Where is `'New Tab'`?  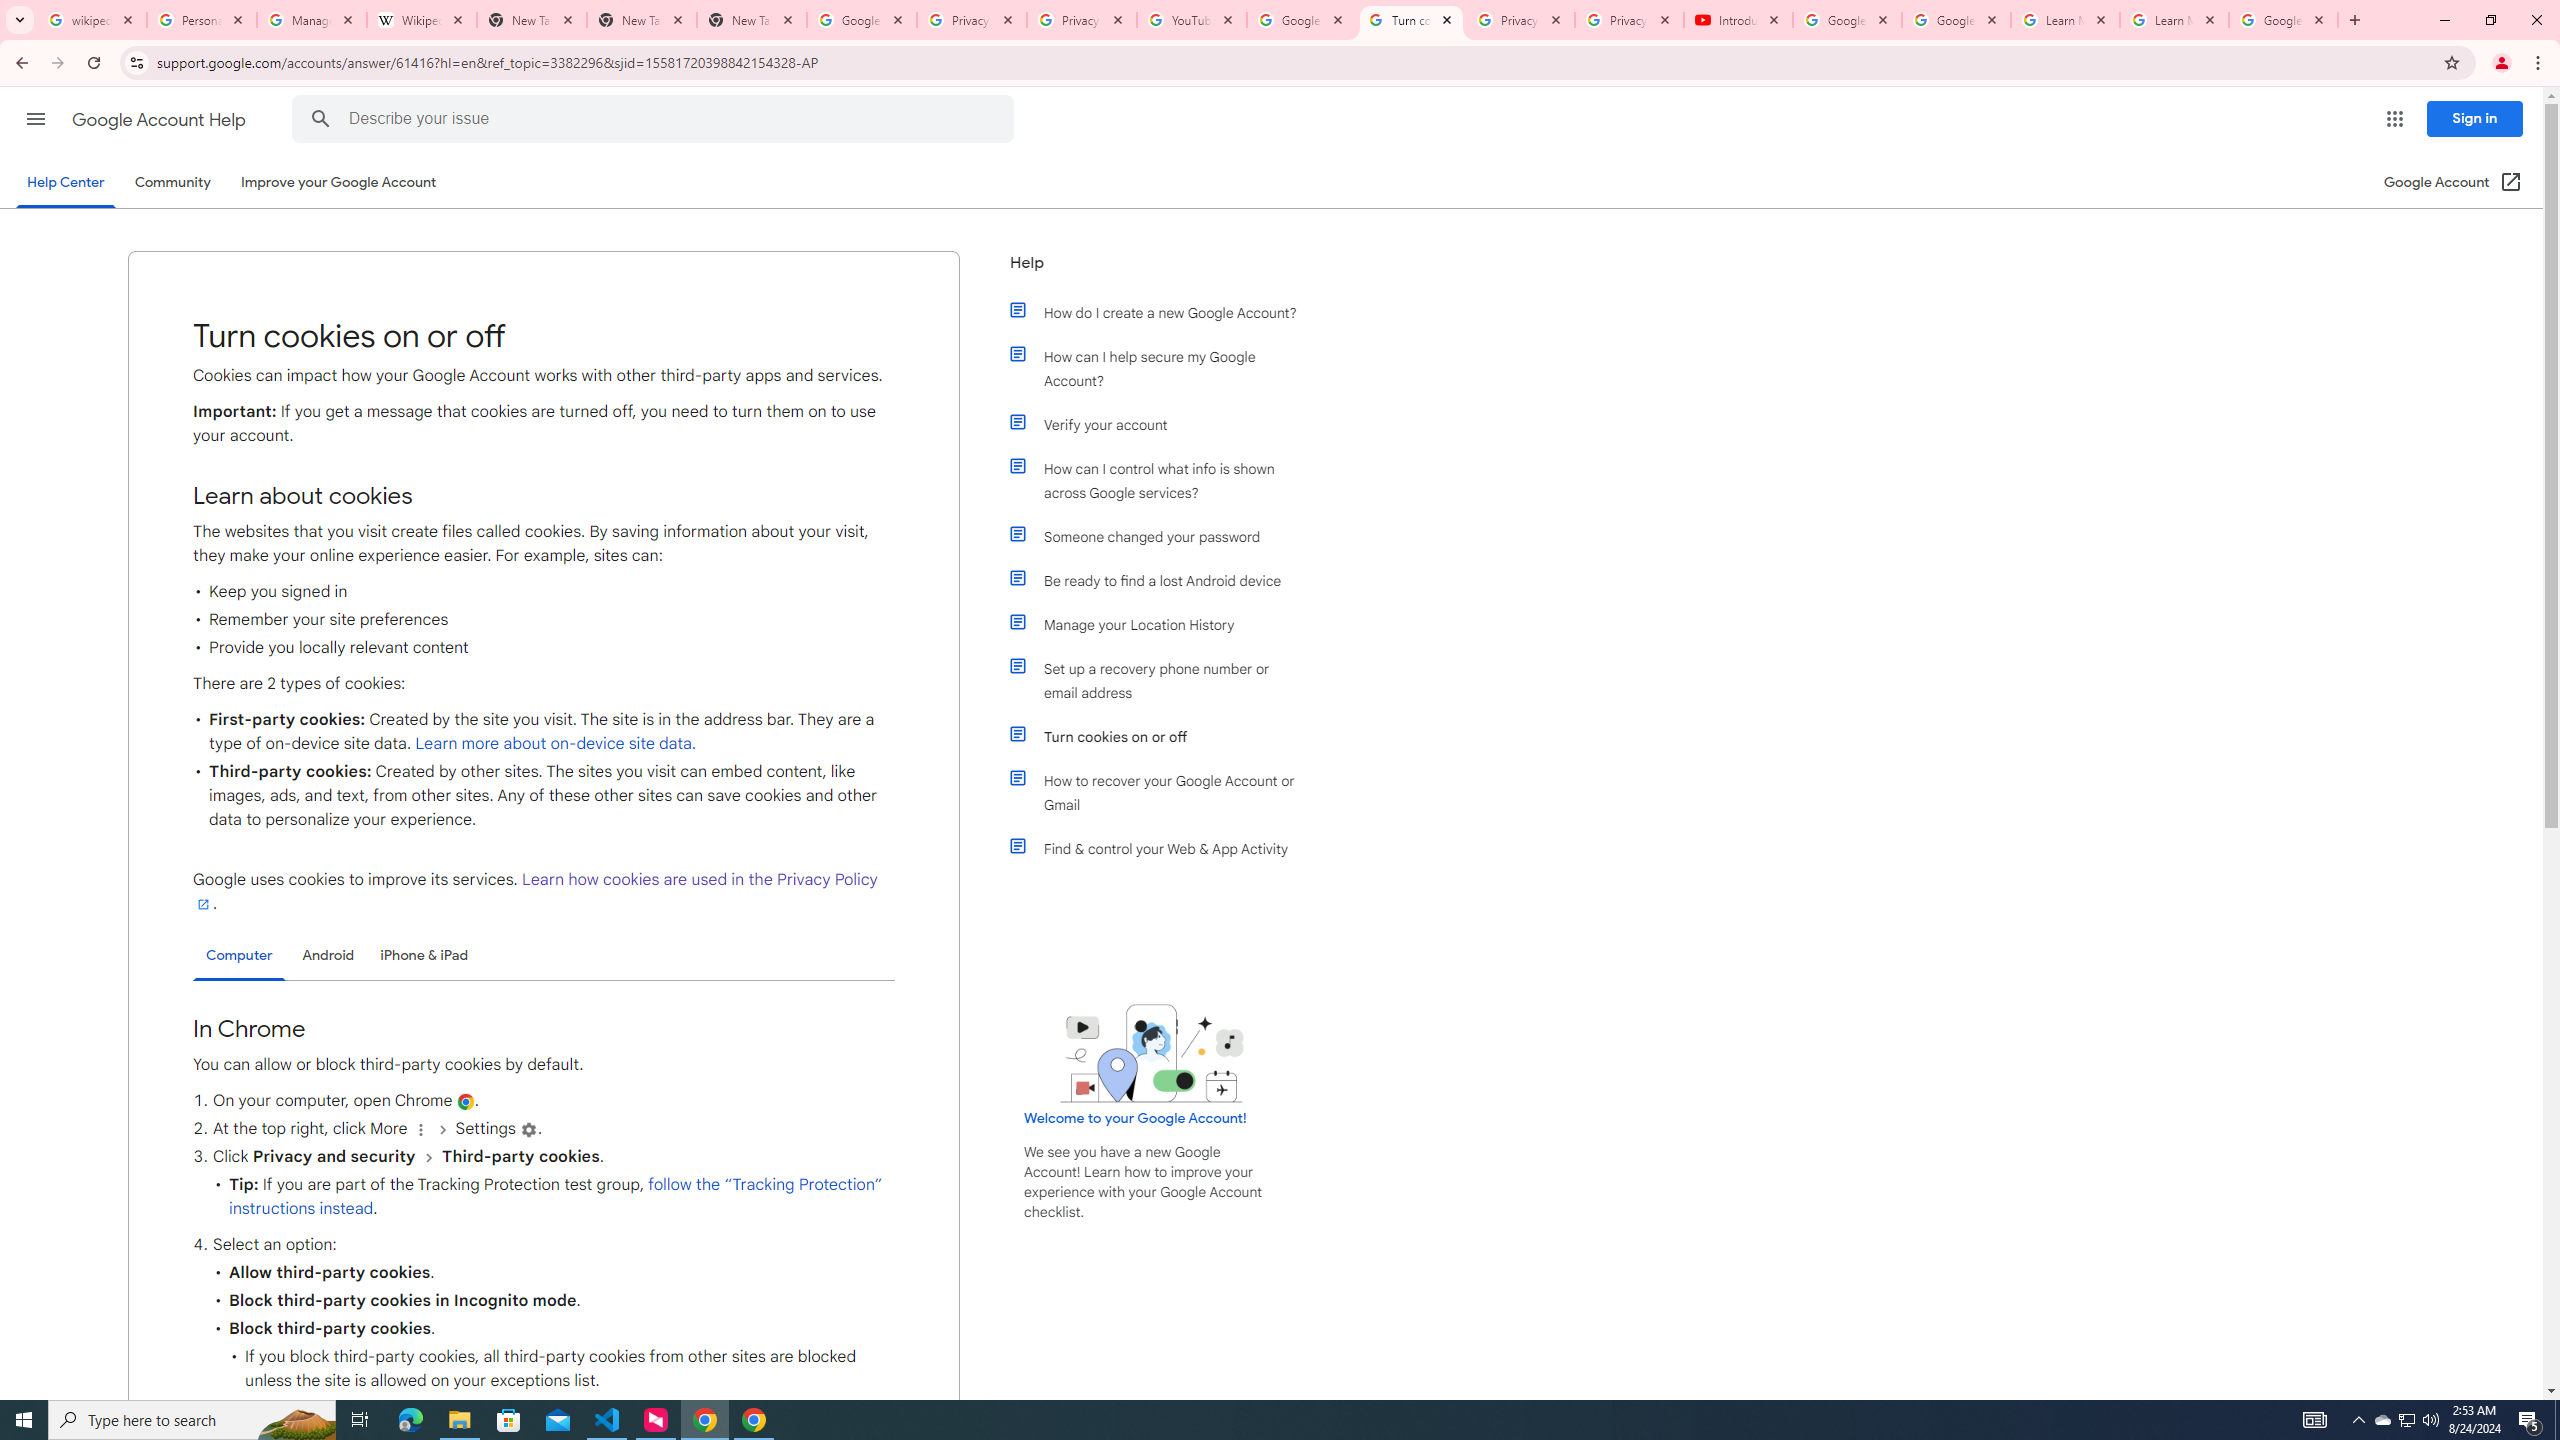 'New Tab' is located at coordinates (641, 19).